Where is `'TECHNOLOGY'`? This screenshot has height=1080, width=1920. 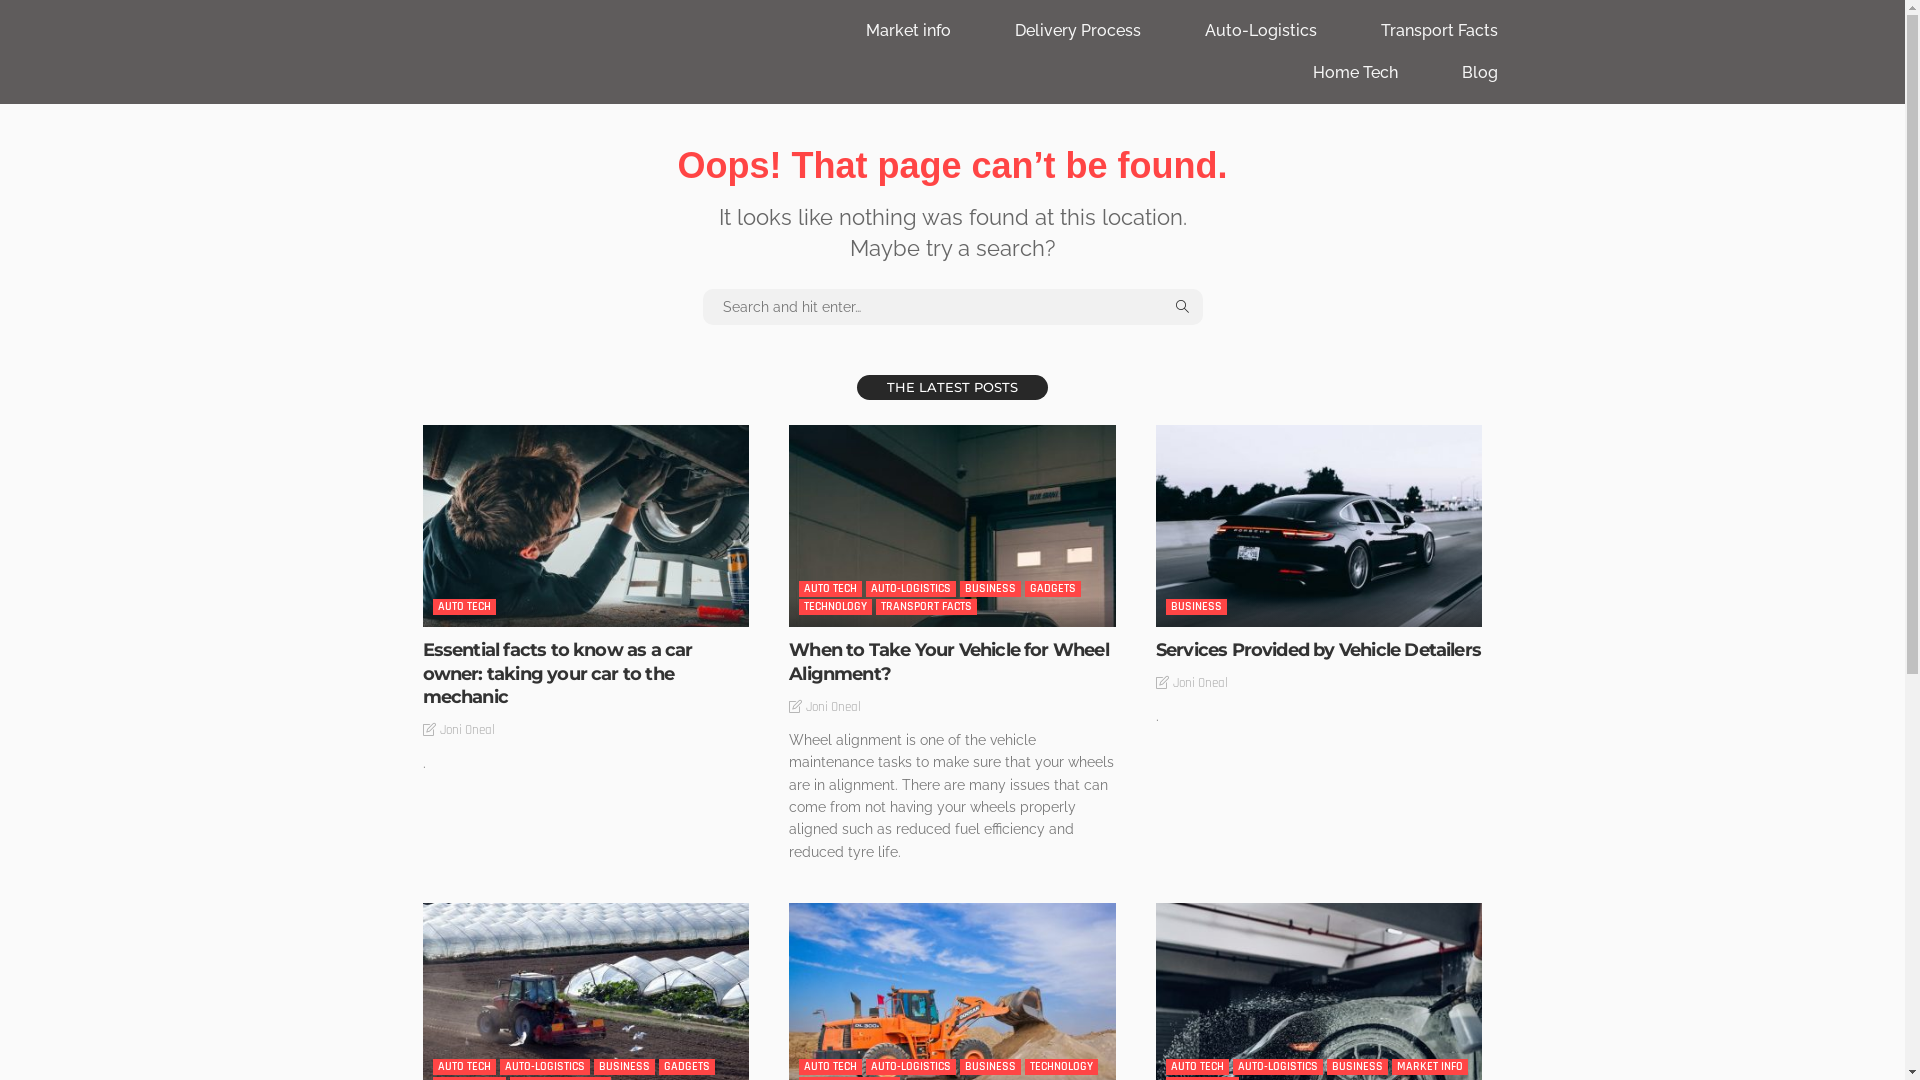
'TECHNOLOGY' is located at coordinates (797, 605).